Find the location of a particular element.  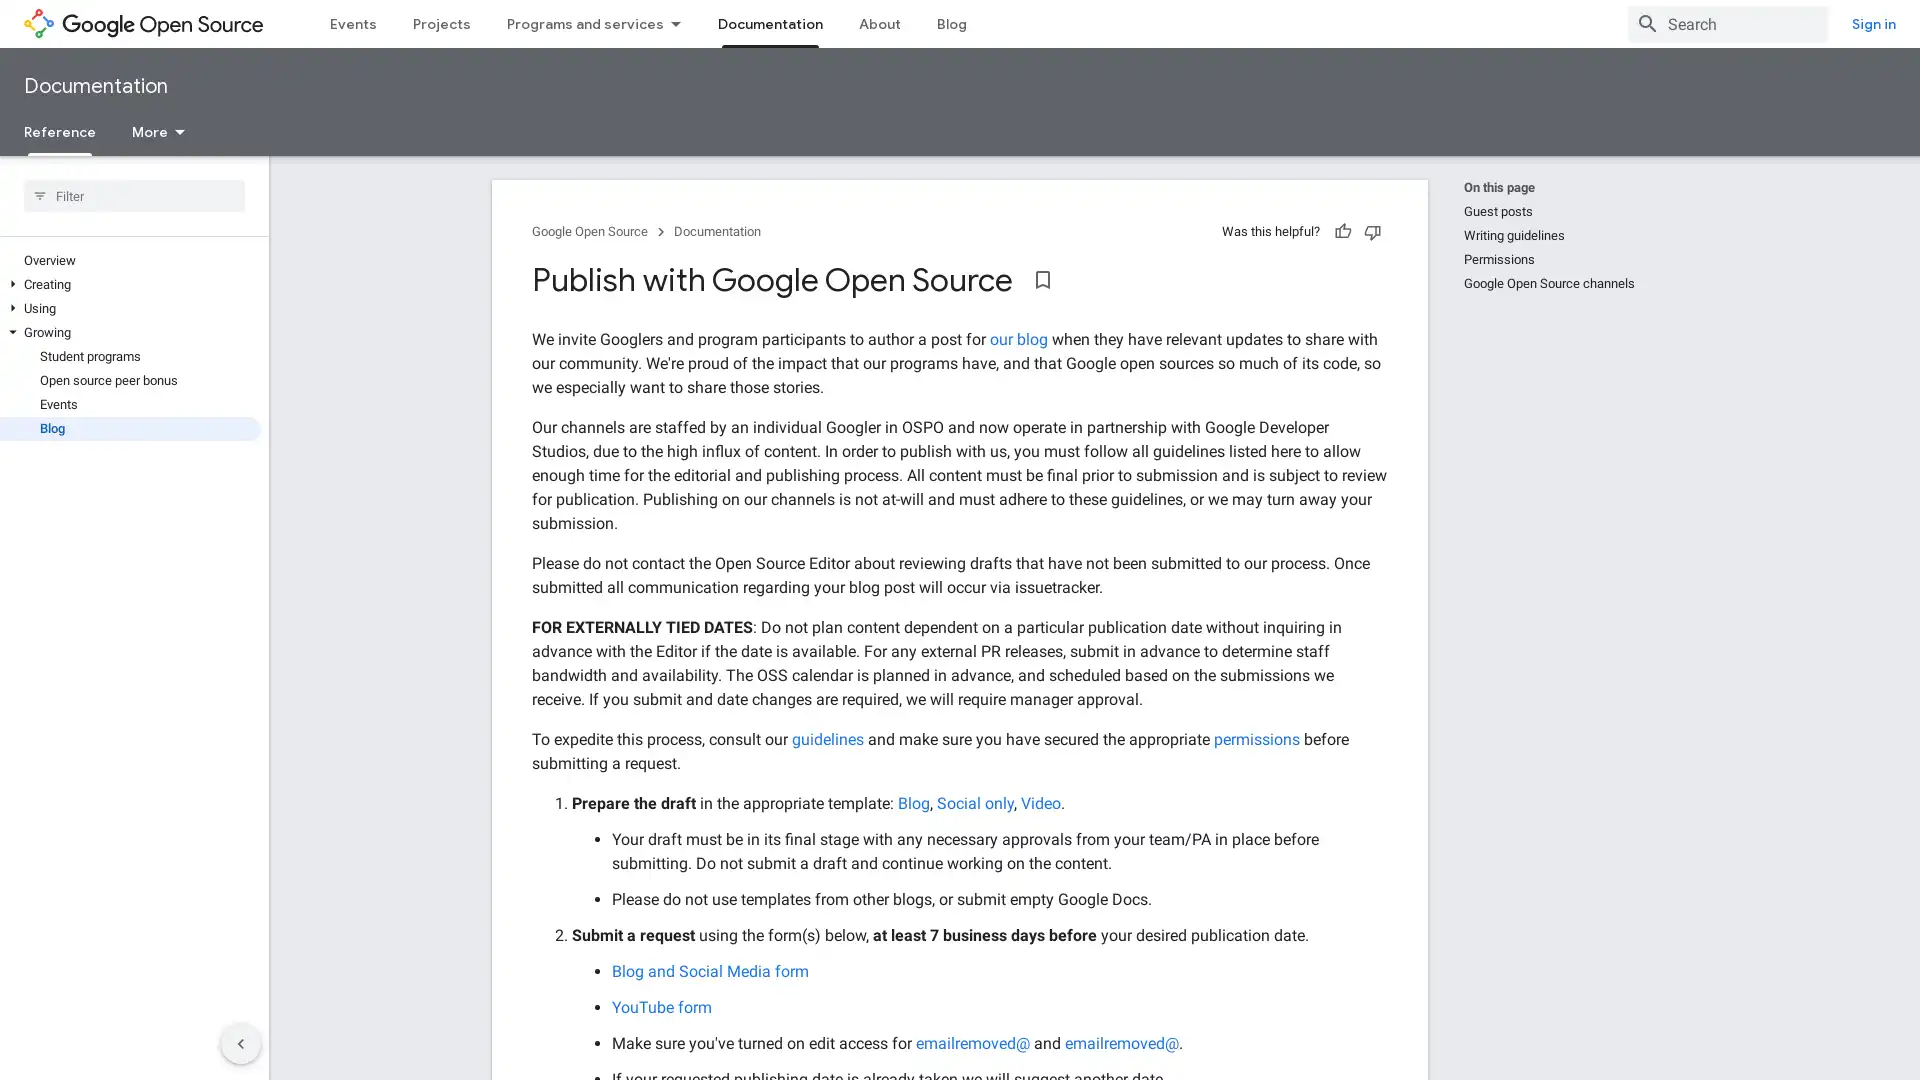

Helpful is located at coordinates (1343, 230).